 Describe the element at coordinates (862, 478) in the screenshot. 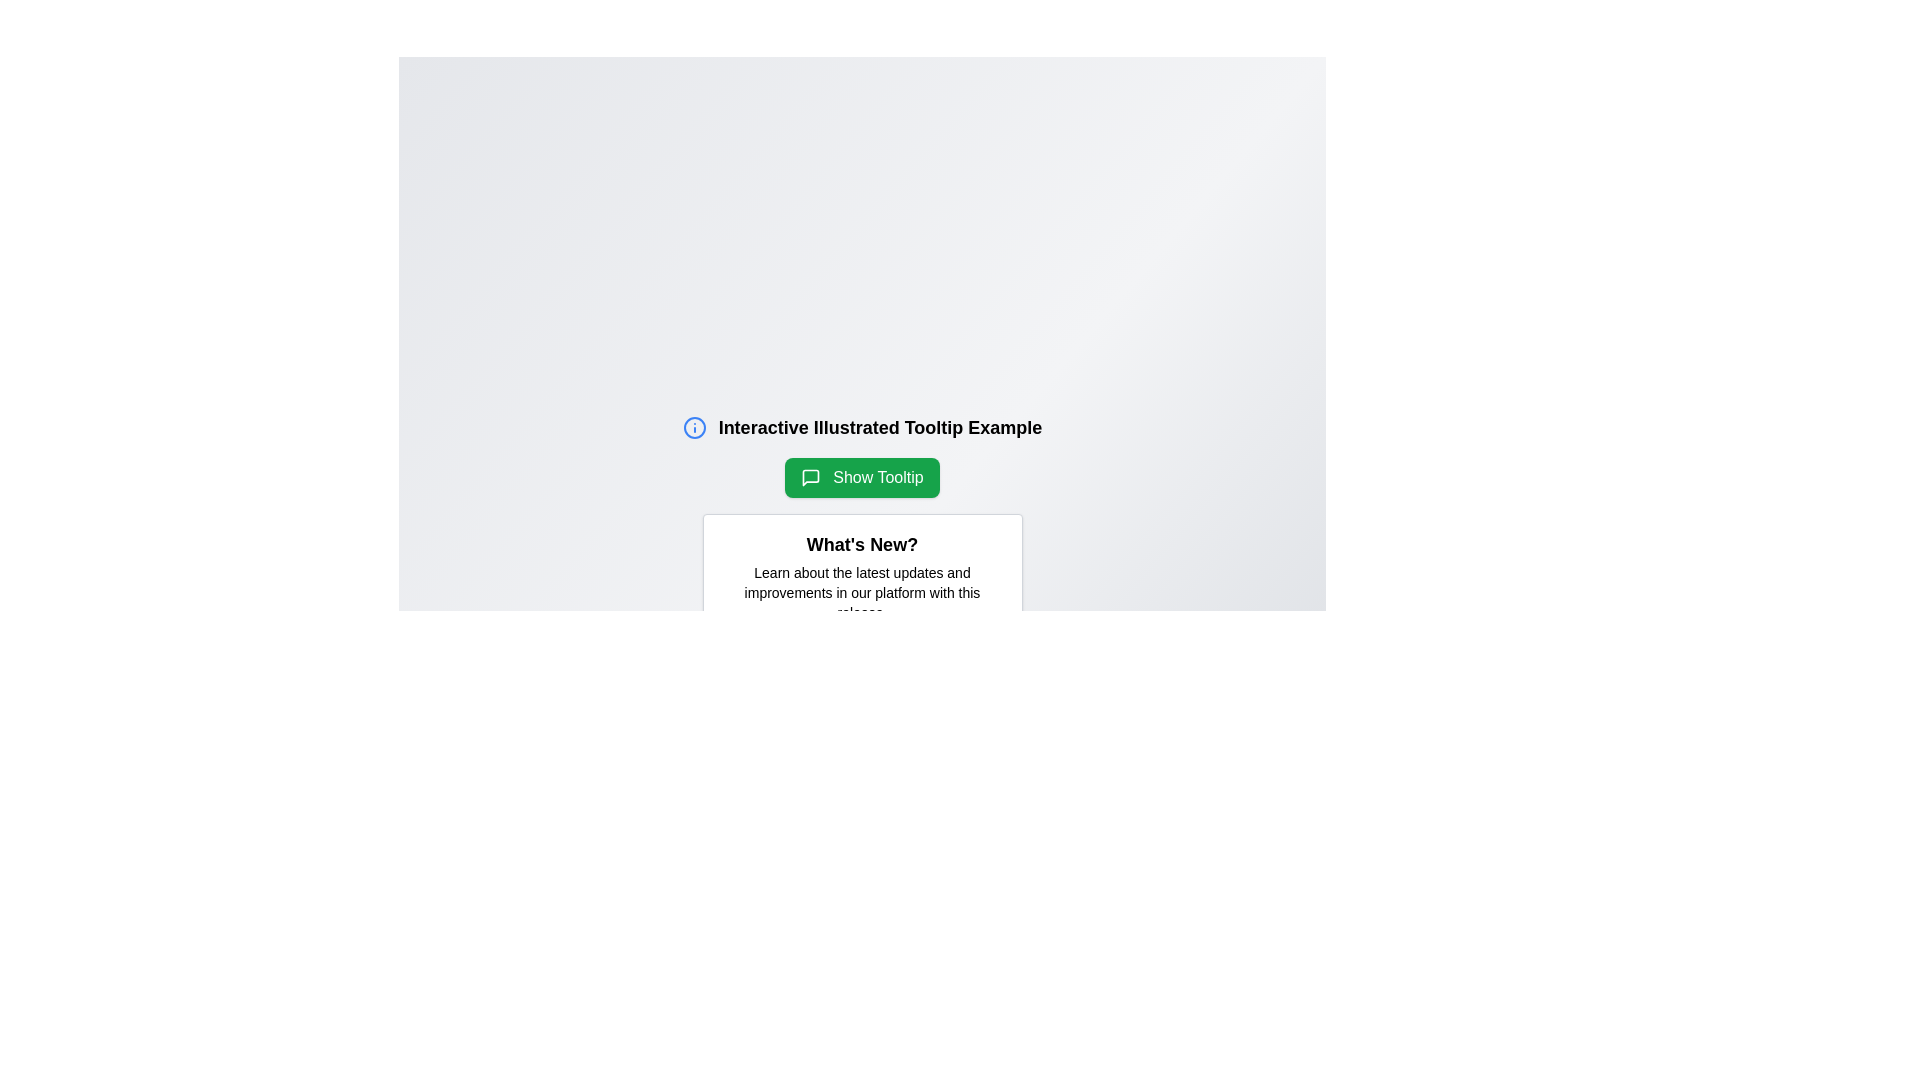

I see `the 'Show Tooltip' button` at that location.